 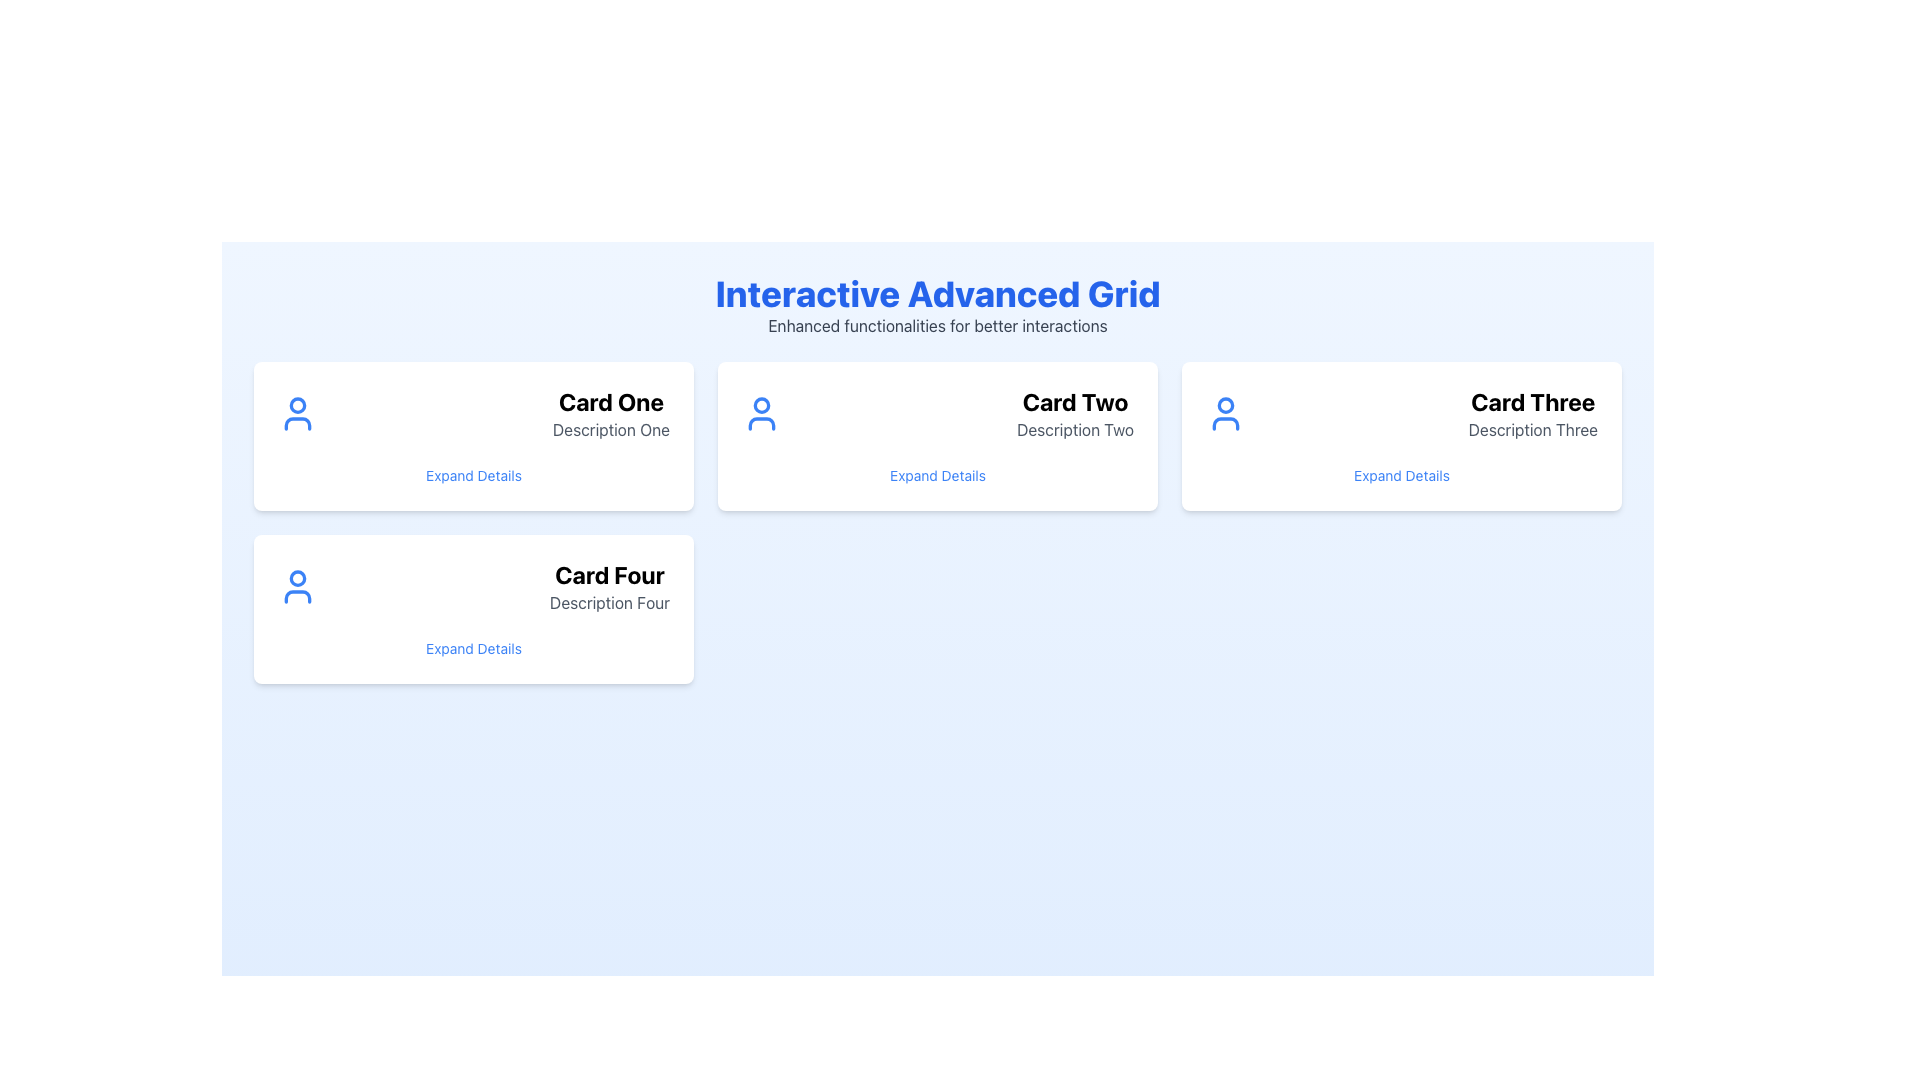 I want to click on title and subtitle text from the second card in the interface, which is positioned to the right of 'Card One' and above 'Card Four', so click(x=1074, y=412).